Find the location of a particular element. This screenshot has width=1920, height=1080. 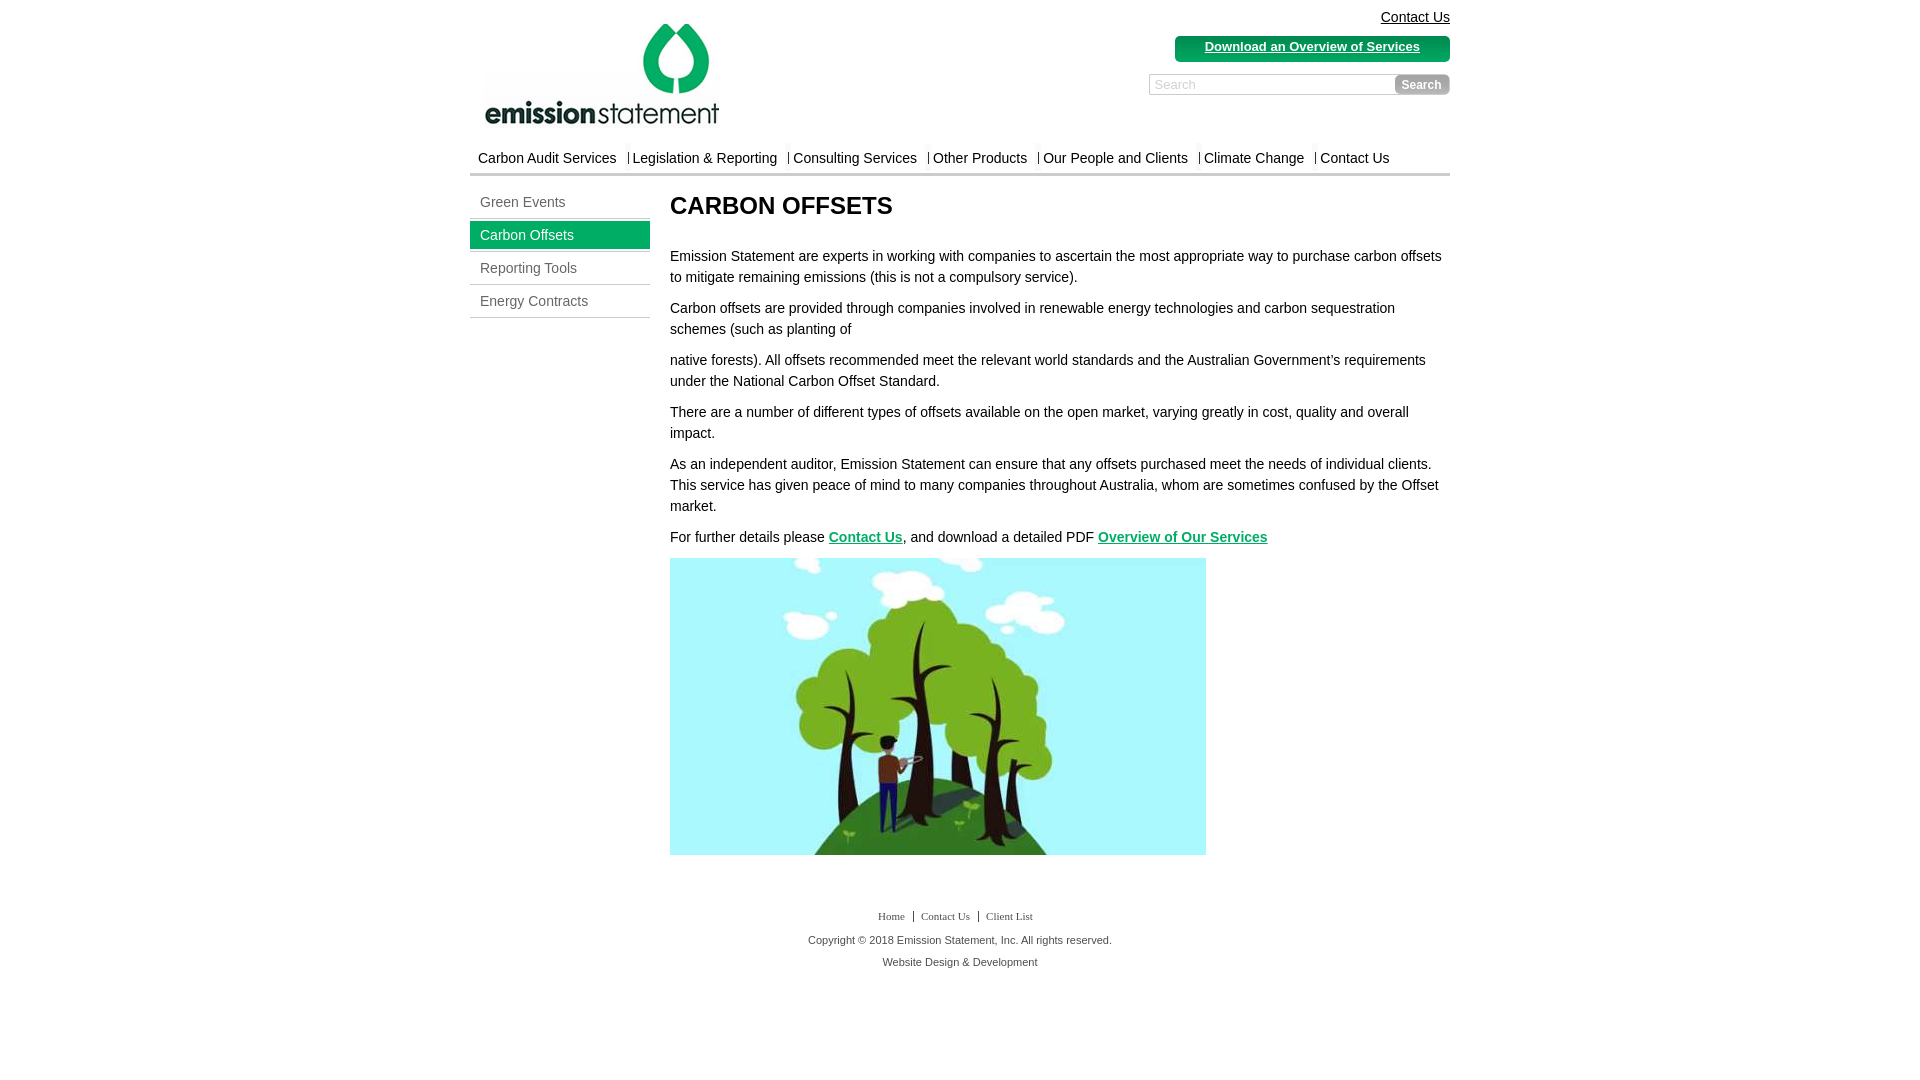

'logo' is located at coordinates (484, 72).